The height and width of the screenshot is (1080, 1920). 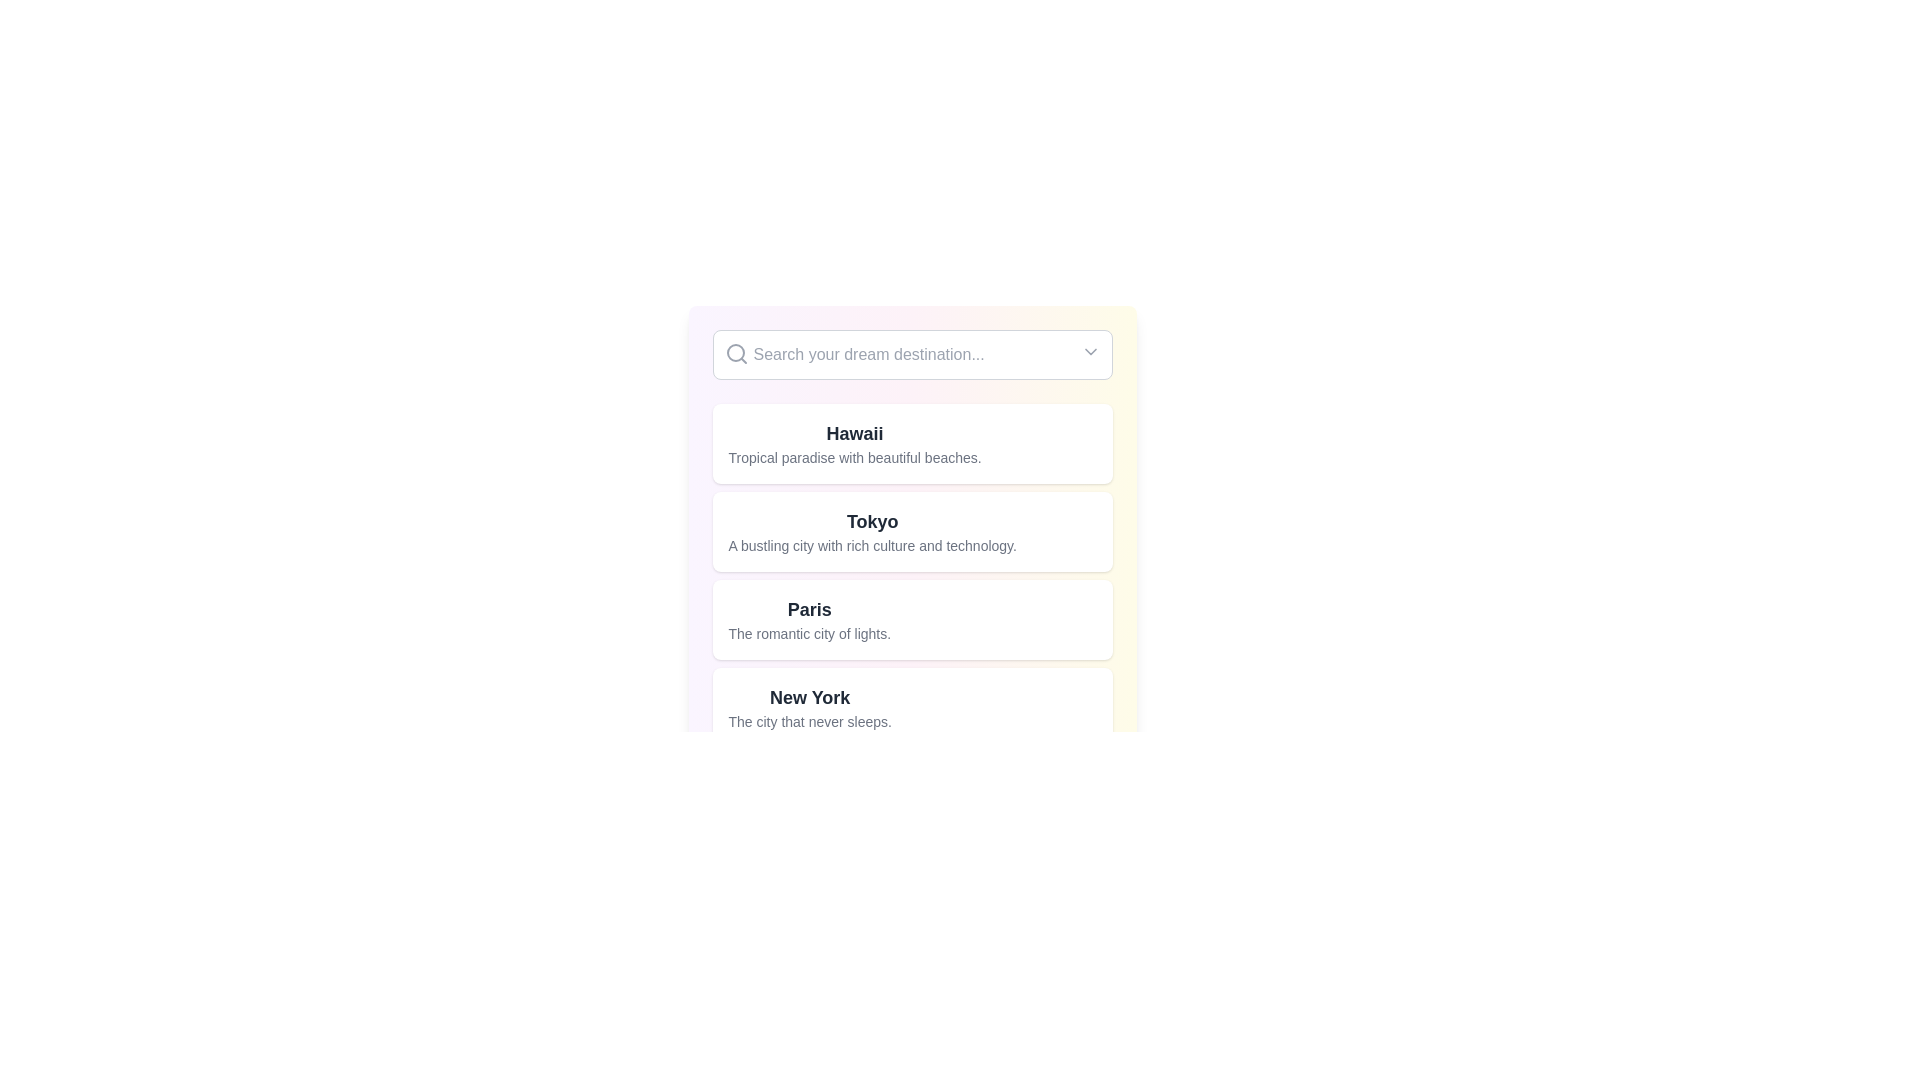 I want to click on the last list item containing the title 'New York' and the description 'The city that never sleeps.', so click(x=810, y=707).